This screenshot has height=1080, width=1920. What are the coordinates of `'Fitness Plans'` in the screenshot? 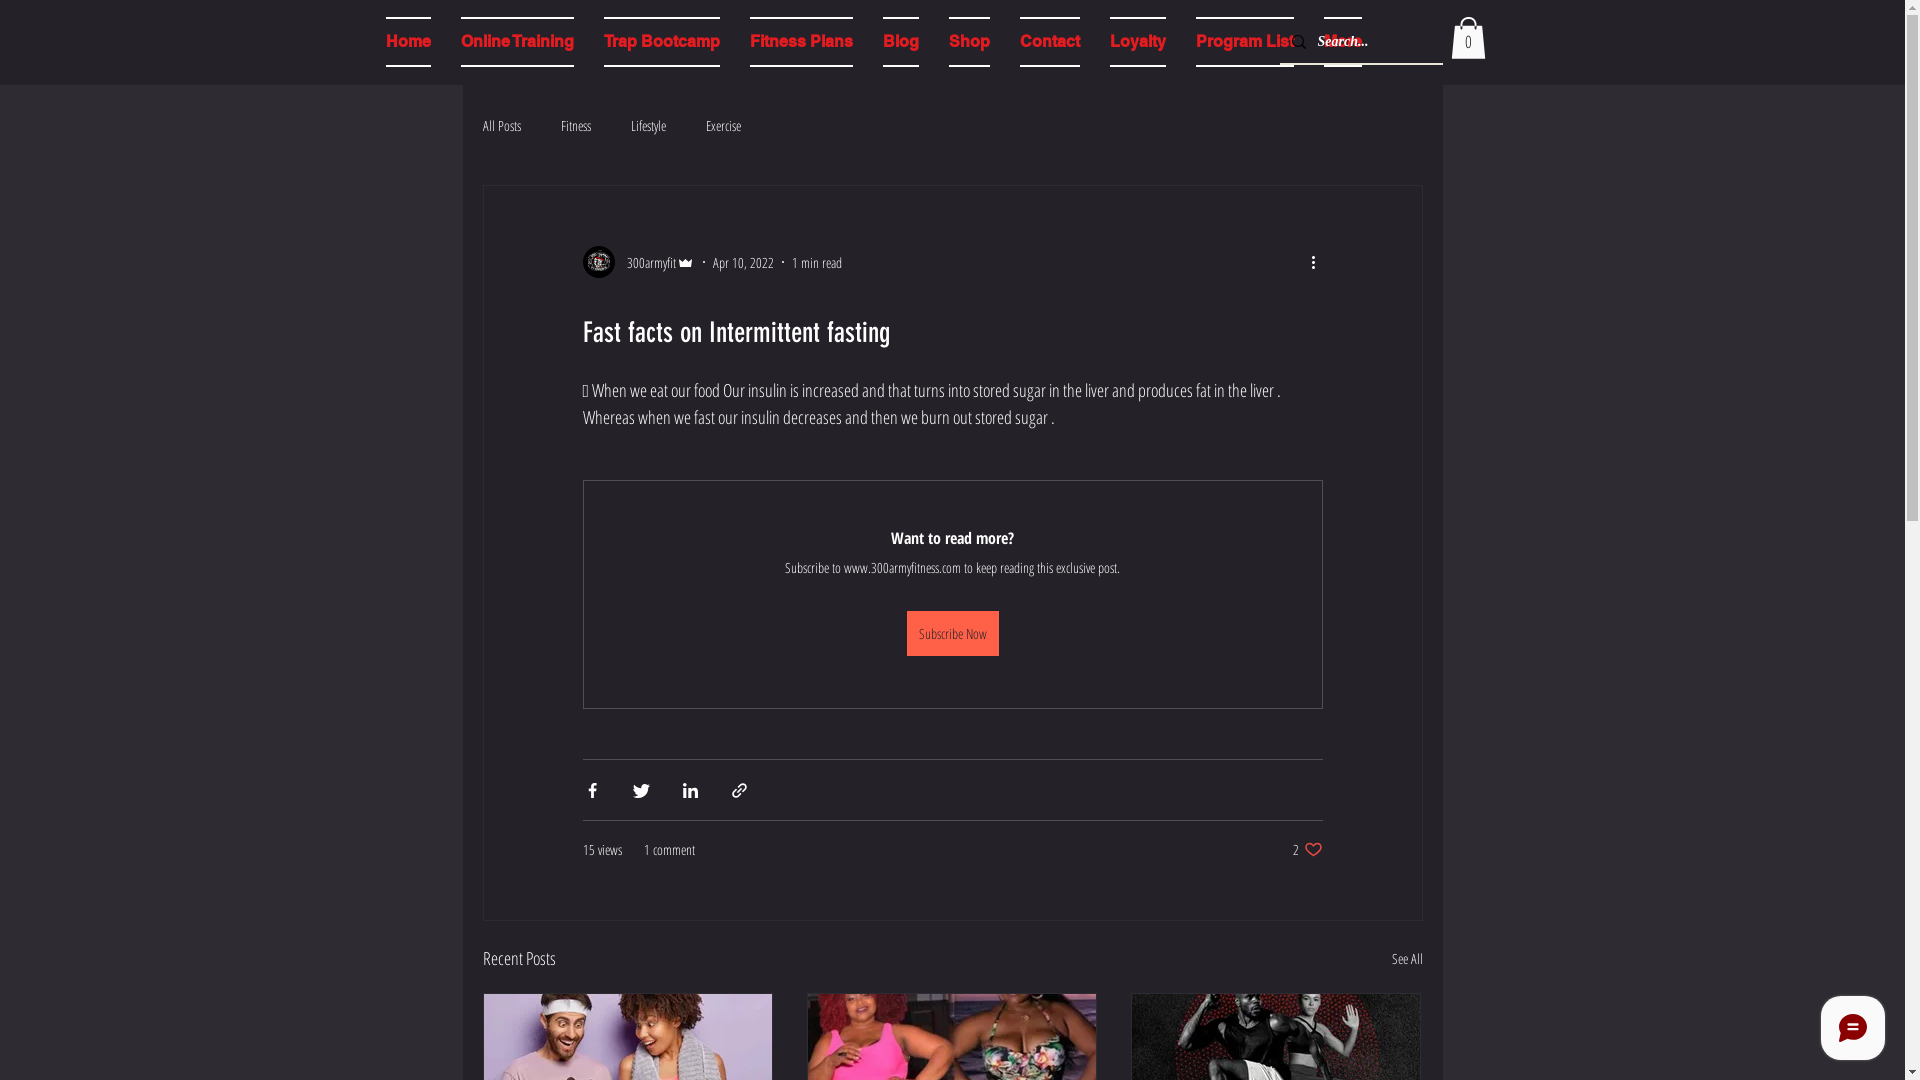 It's located at (800, 42).